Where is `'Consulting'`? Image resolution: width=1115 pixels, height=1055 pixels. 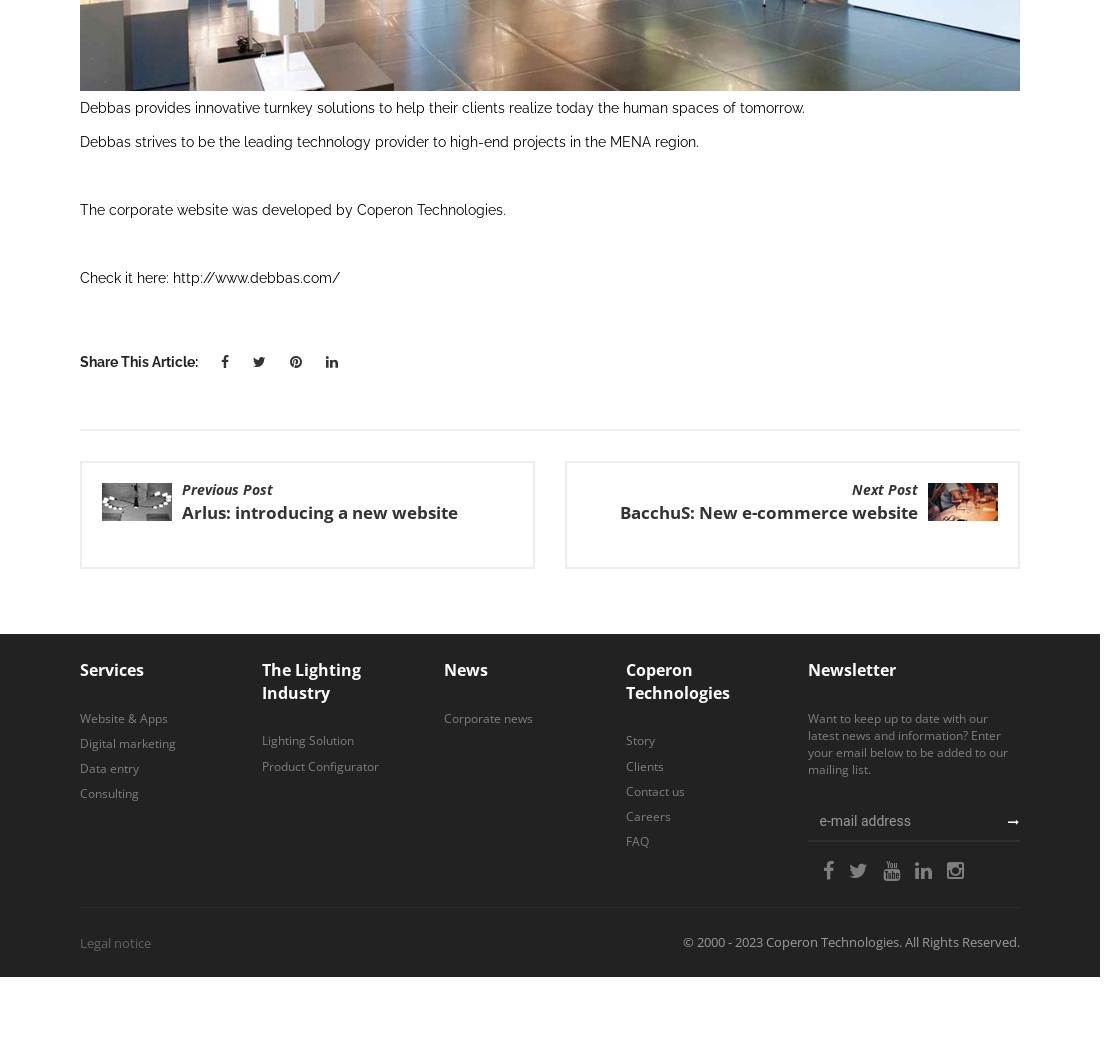
'Consulting' is located at coordinates (109, 792).